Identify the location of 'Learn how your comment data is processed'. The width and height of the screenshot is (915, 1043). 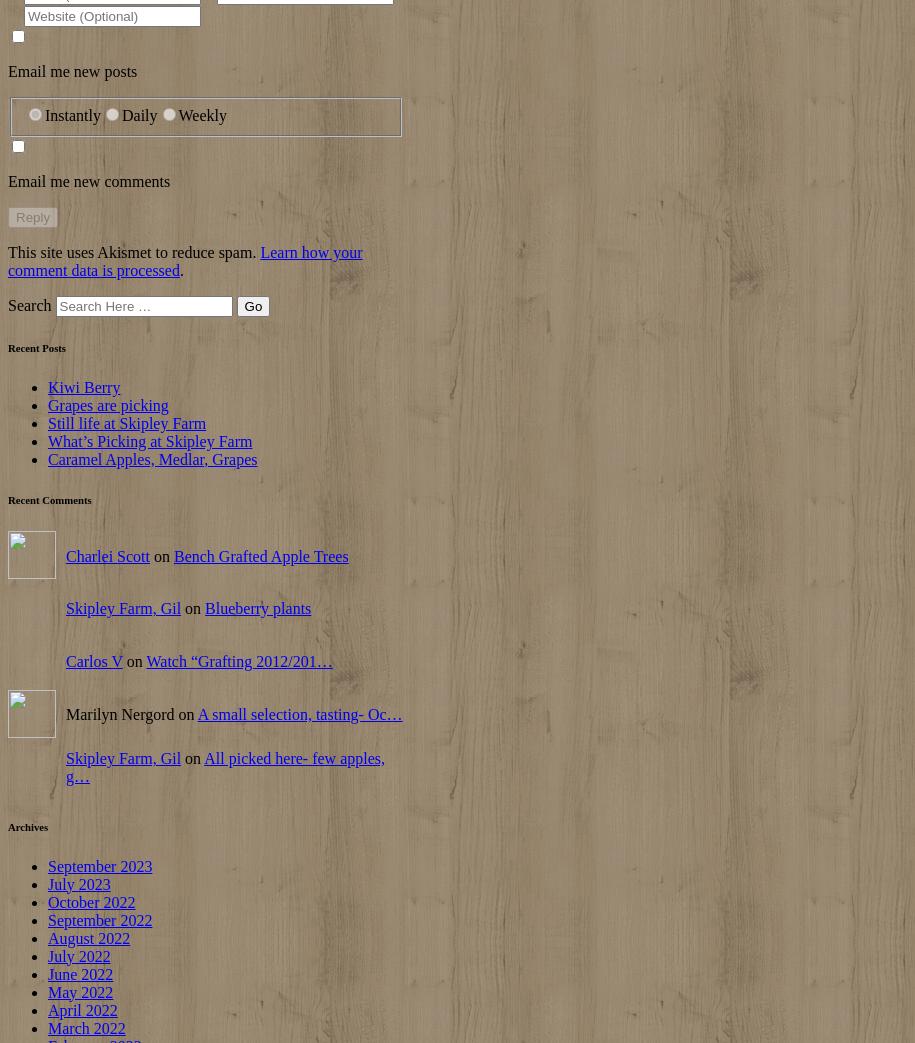
(184, 260).